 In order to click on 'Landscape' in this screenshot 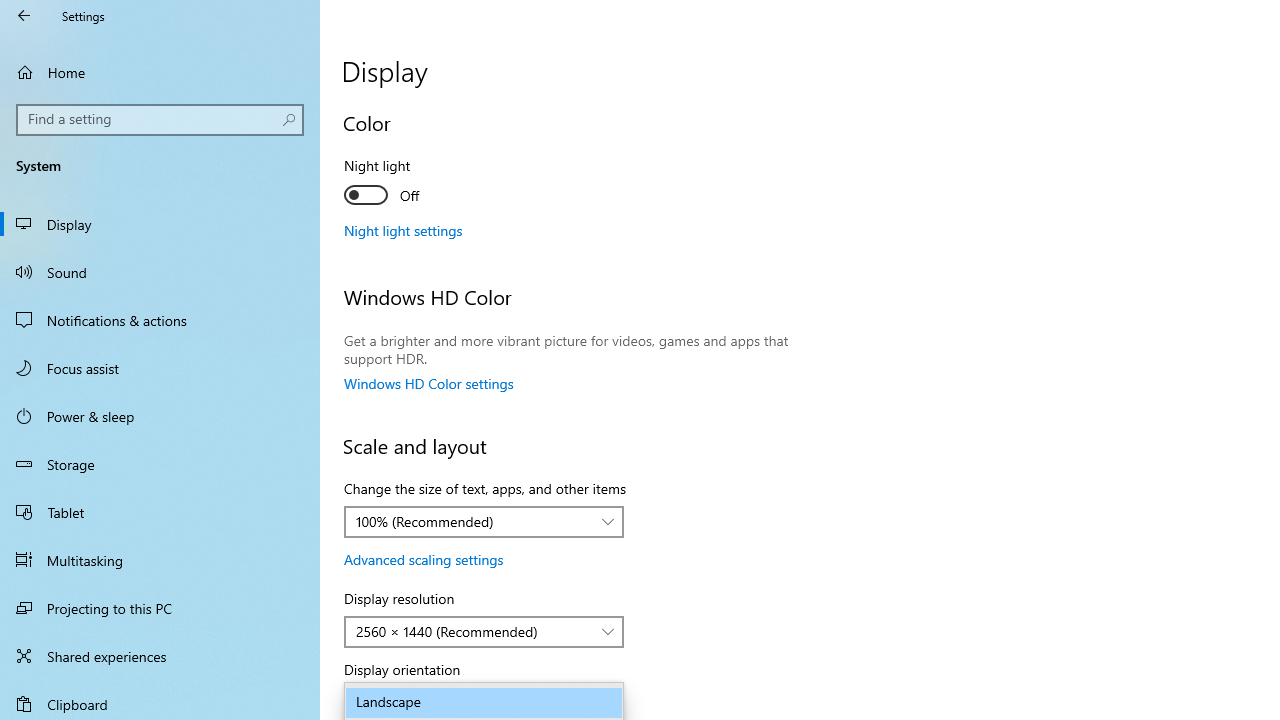, I will do `click(484, 702)`.